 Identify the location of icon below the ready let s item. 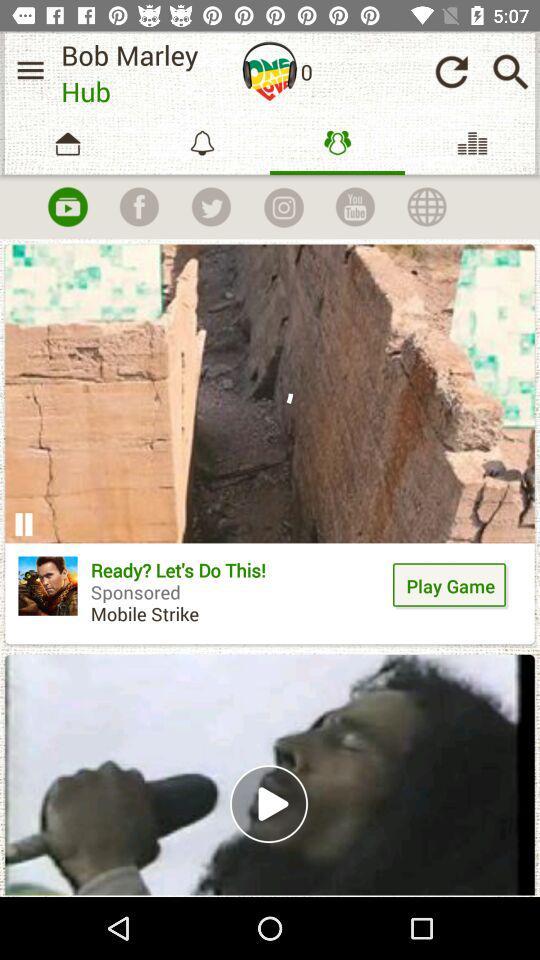
(270, 774).